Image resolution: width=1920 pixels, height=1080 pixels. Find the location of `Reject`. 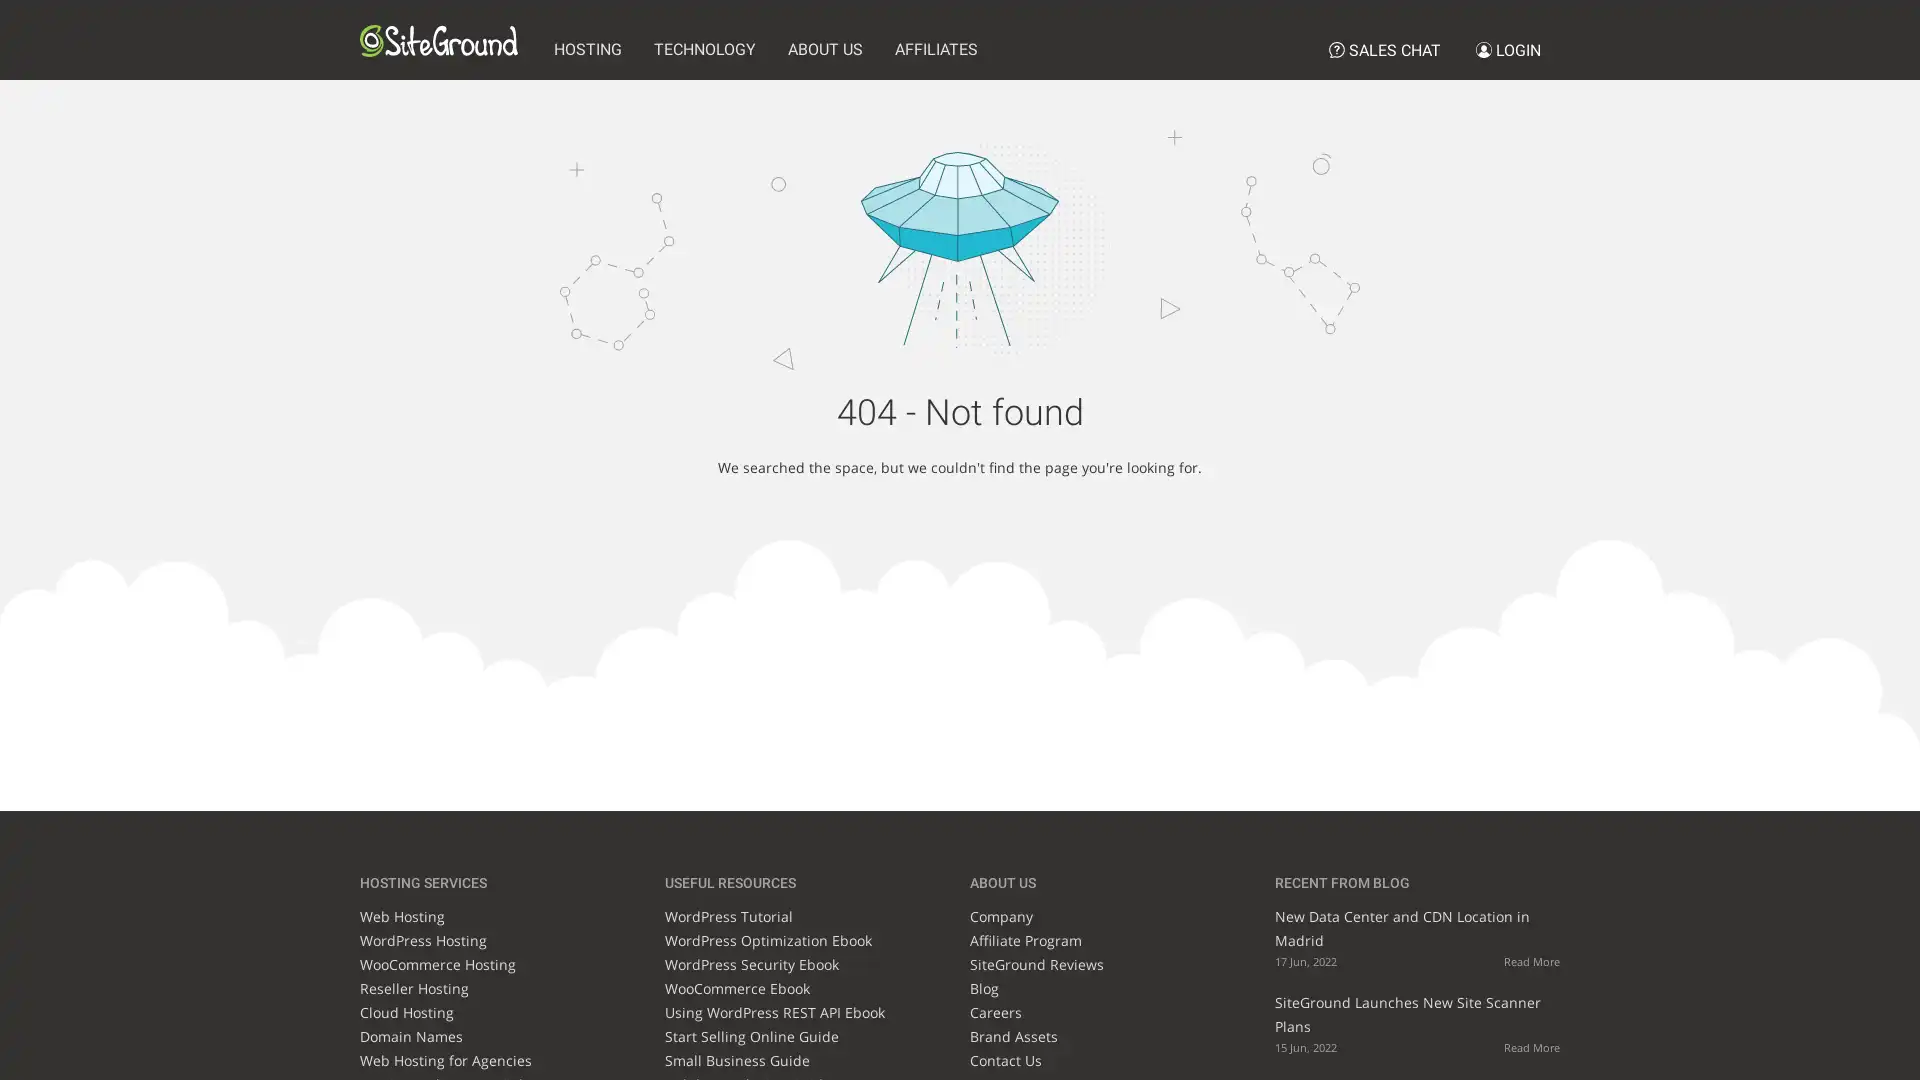

Reject is located at coordinates (1532, 1020).